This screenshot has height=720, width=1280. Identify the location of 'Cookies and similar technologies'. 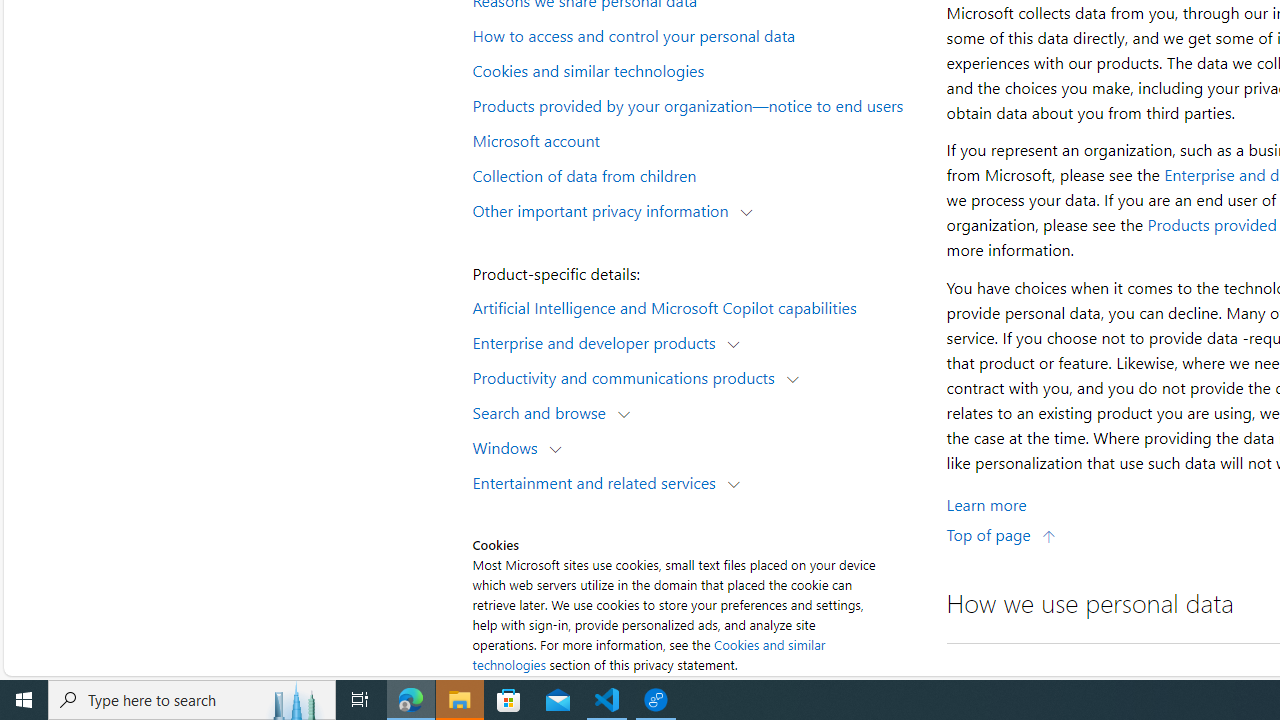
(696, 68).